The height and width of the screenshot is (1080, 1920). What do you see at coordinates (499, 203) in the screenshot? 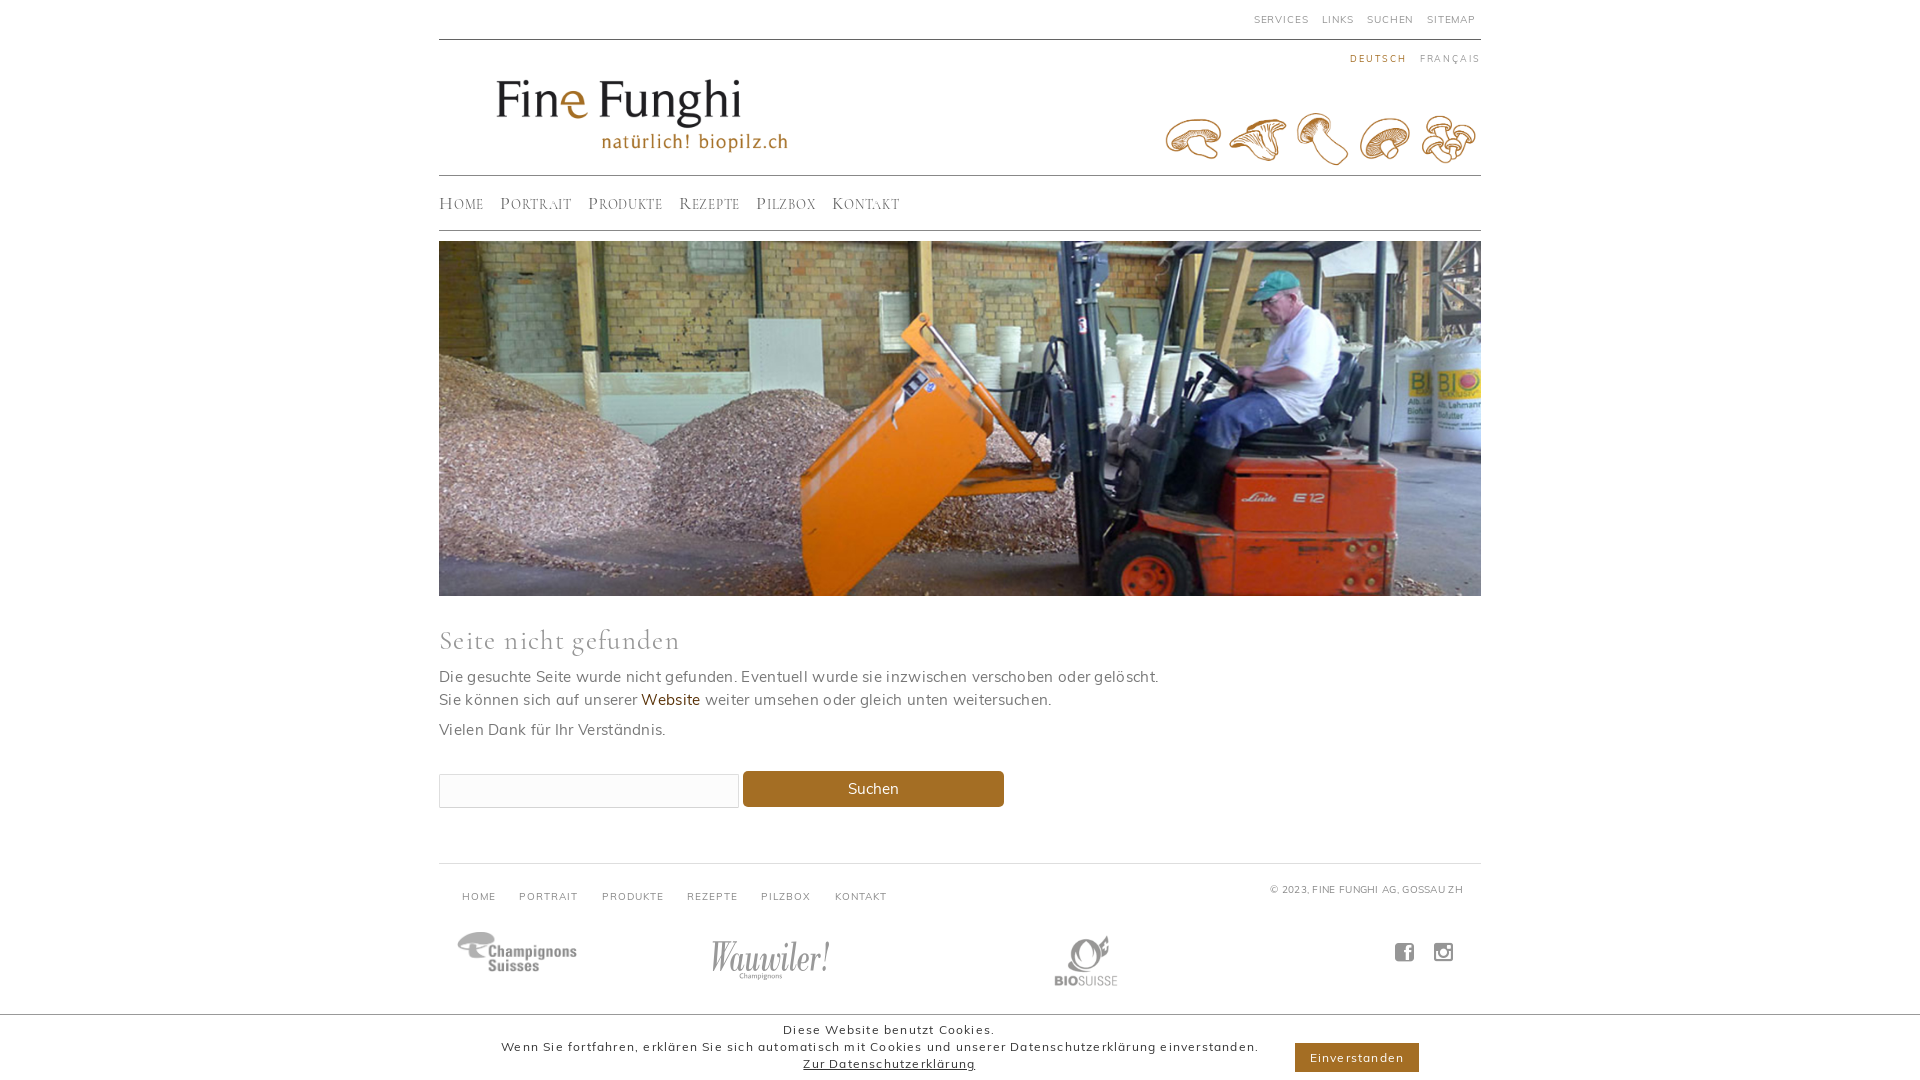
I see `'Portrait'` at bounding box center [499, 203].